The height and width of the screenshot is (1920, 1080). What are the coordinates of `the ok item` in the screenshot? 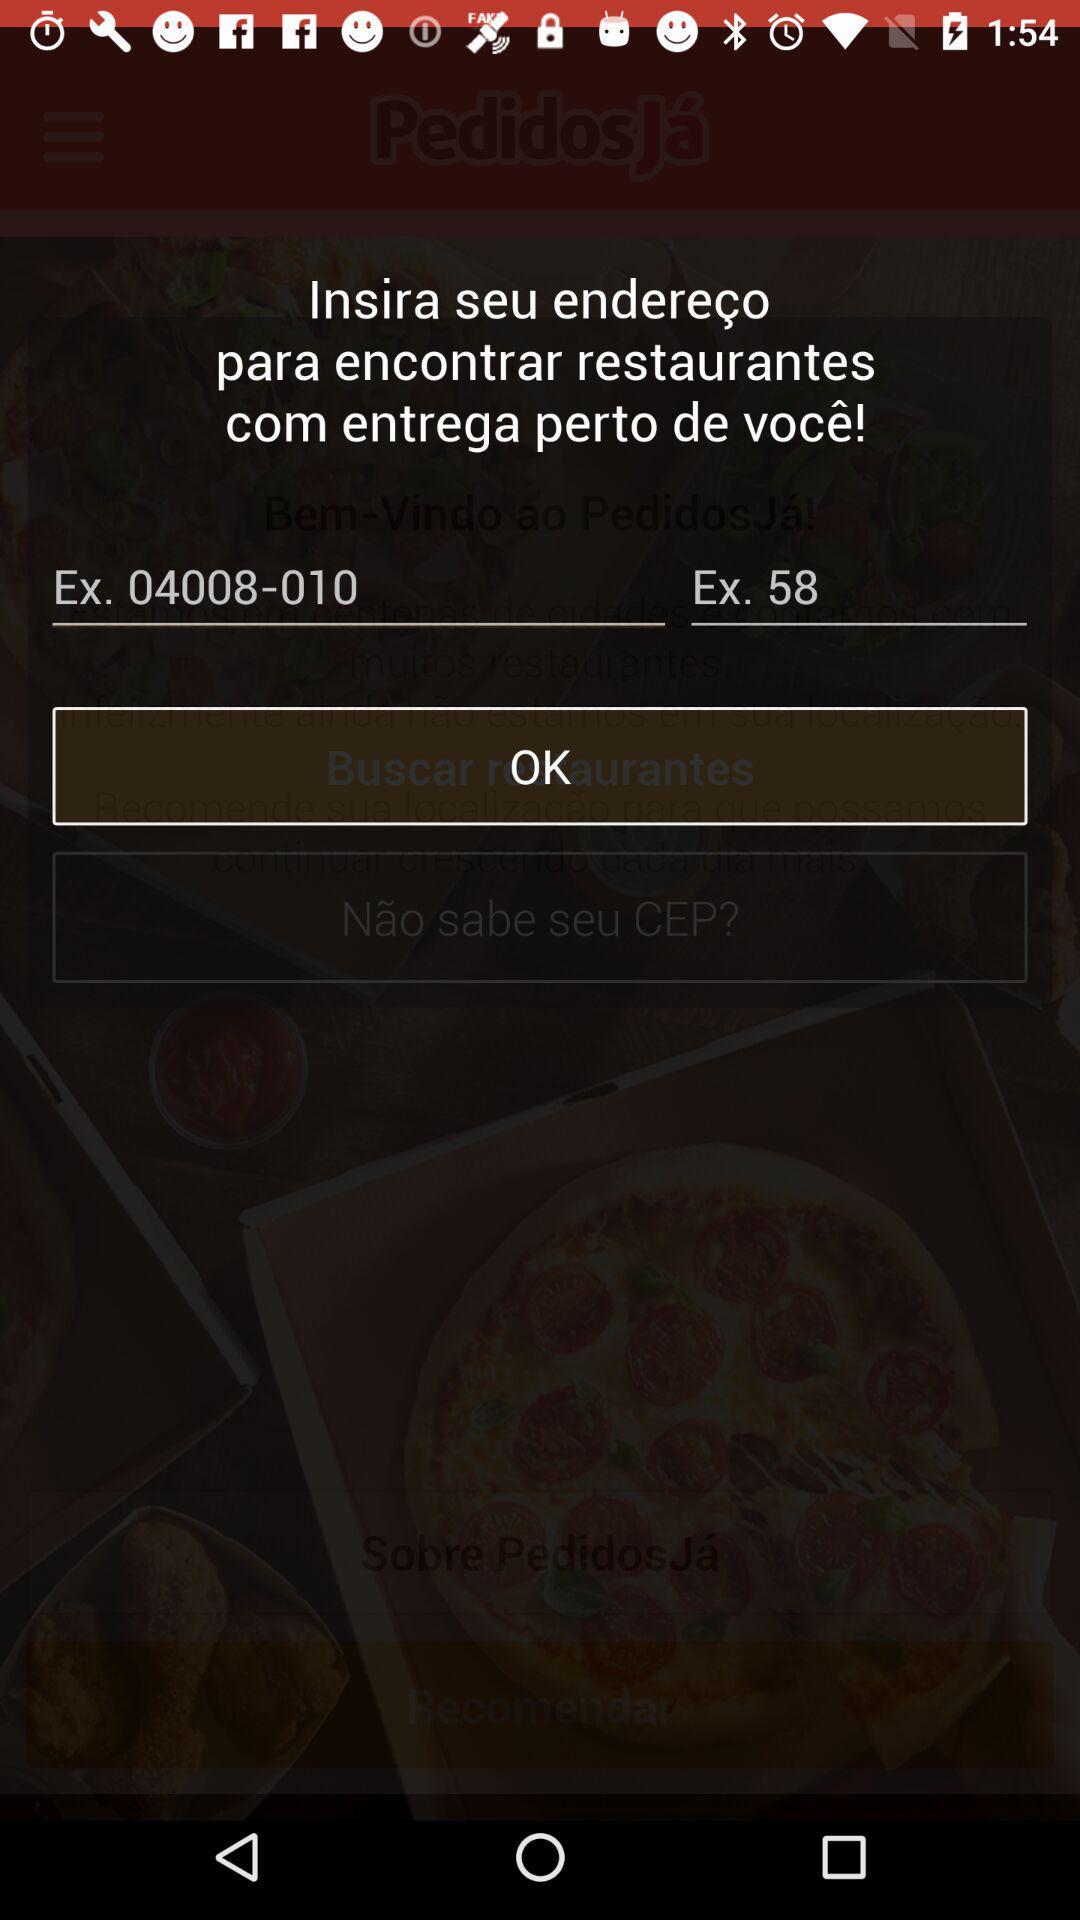 It's located at (540, 738).